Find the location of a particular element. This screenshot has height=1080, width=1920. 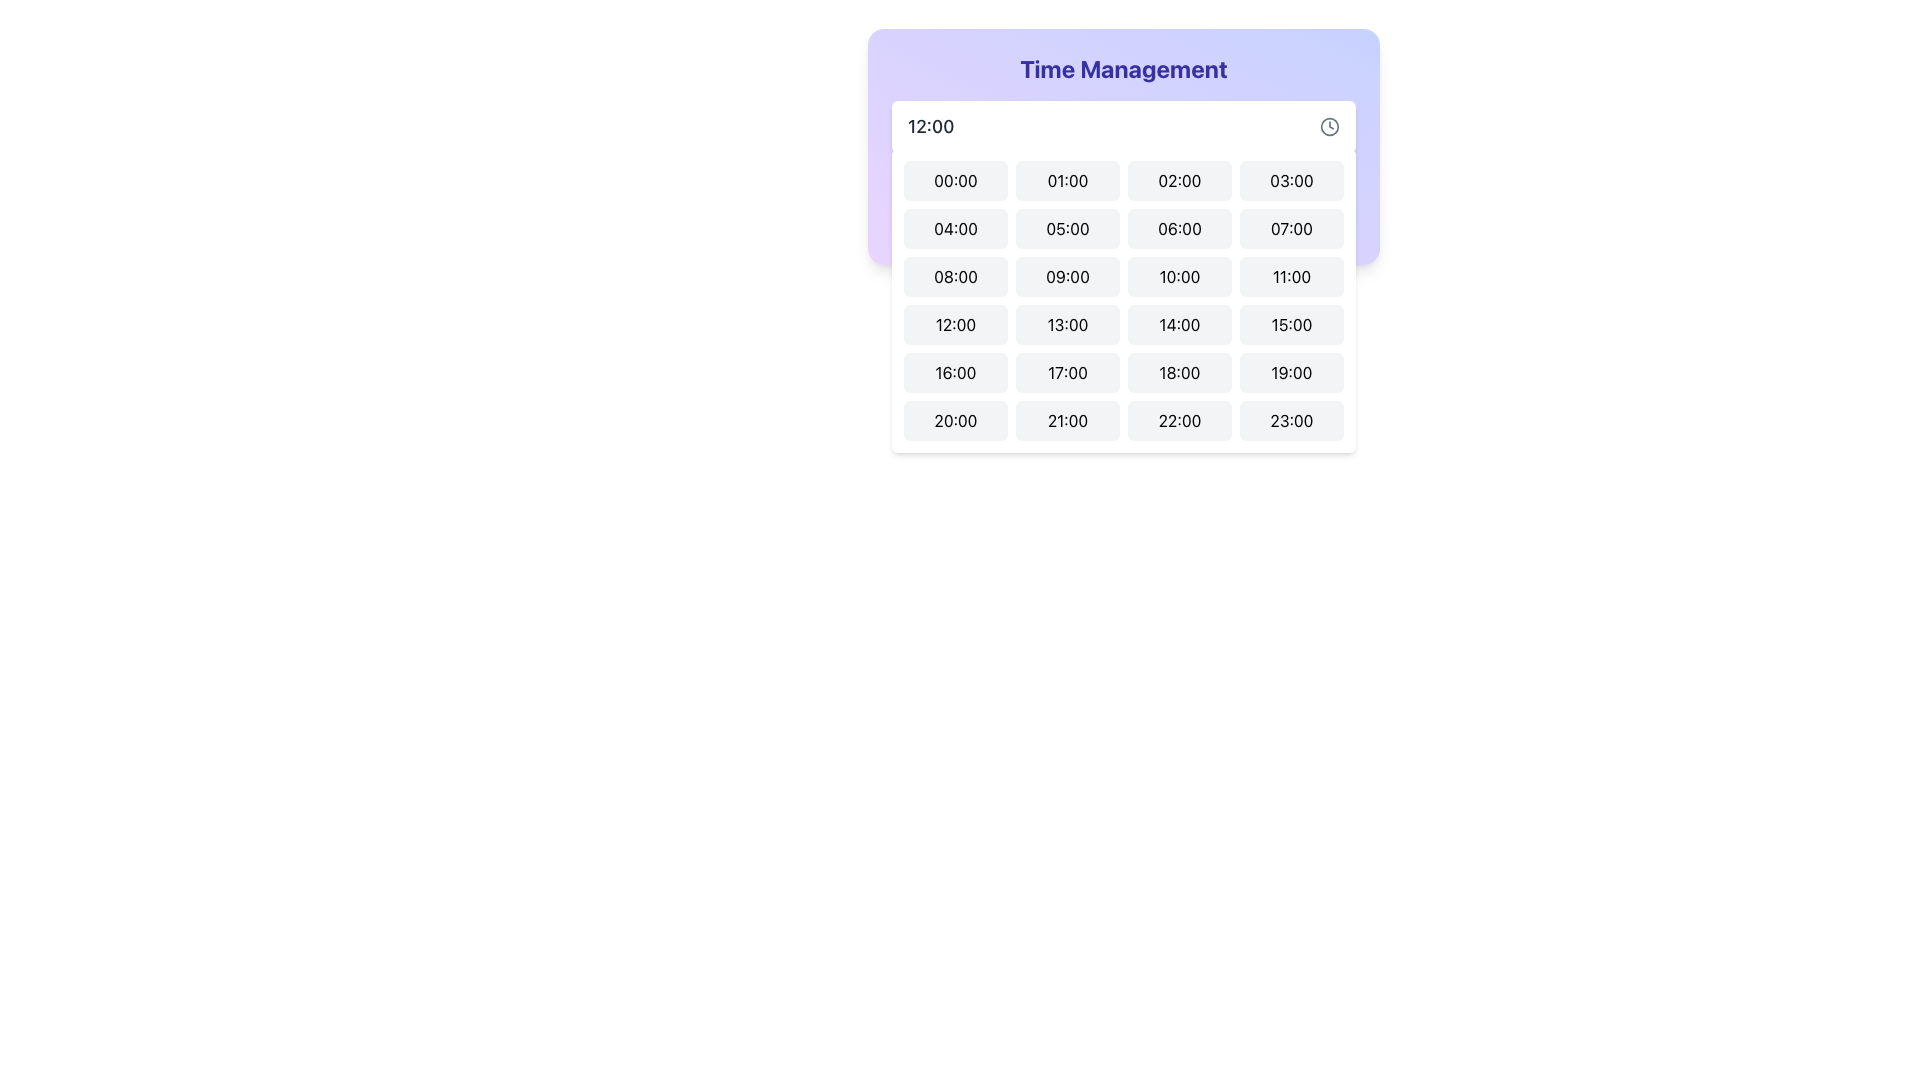

the '15:00' time selection button located in the fourth column of the fourth row within the time options grid to confirm the selection is located at coordinates (1291, 323).